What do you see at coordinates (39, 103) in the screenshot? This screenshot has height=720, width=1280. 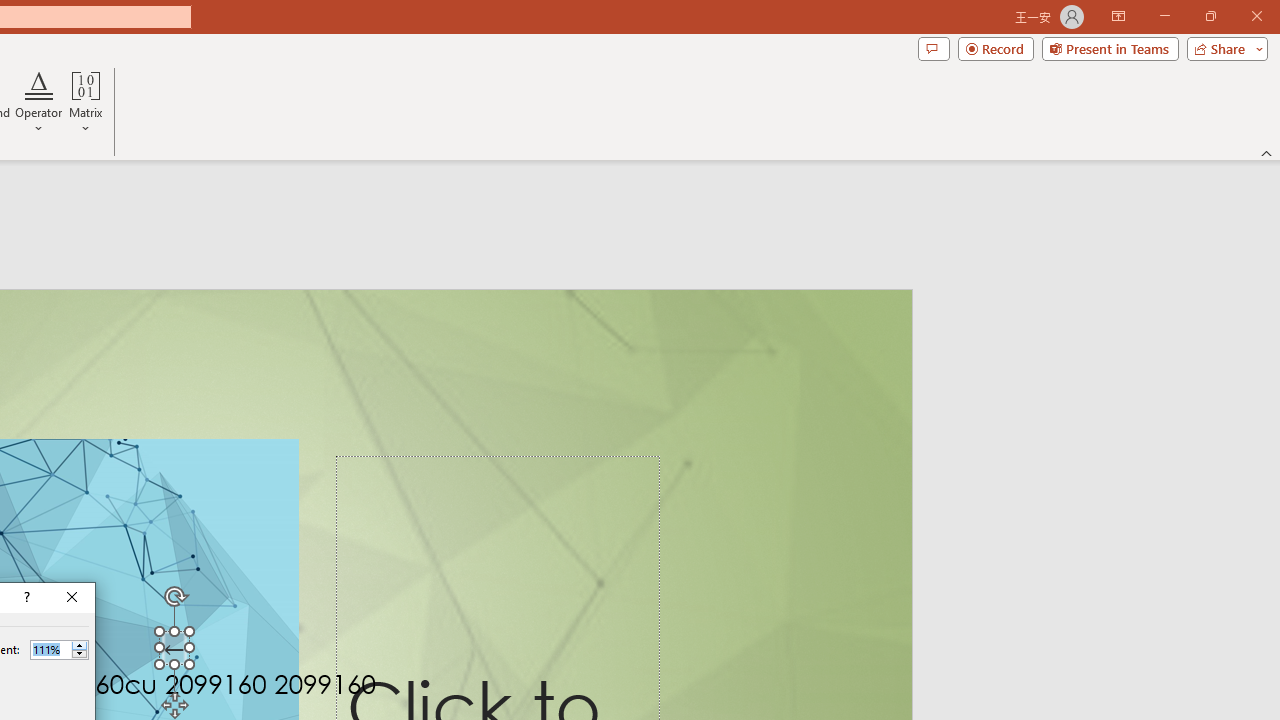 I see `'Operator'` at bounding box center [39, 103].